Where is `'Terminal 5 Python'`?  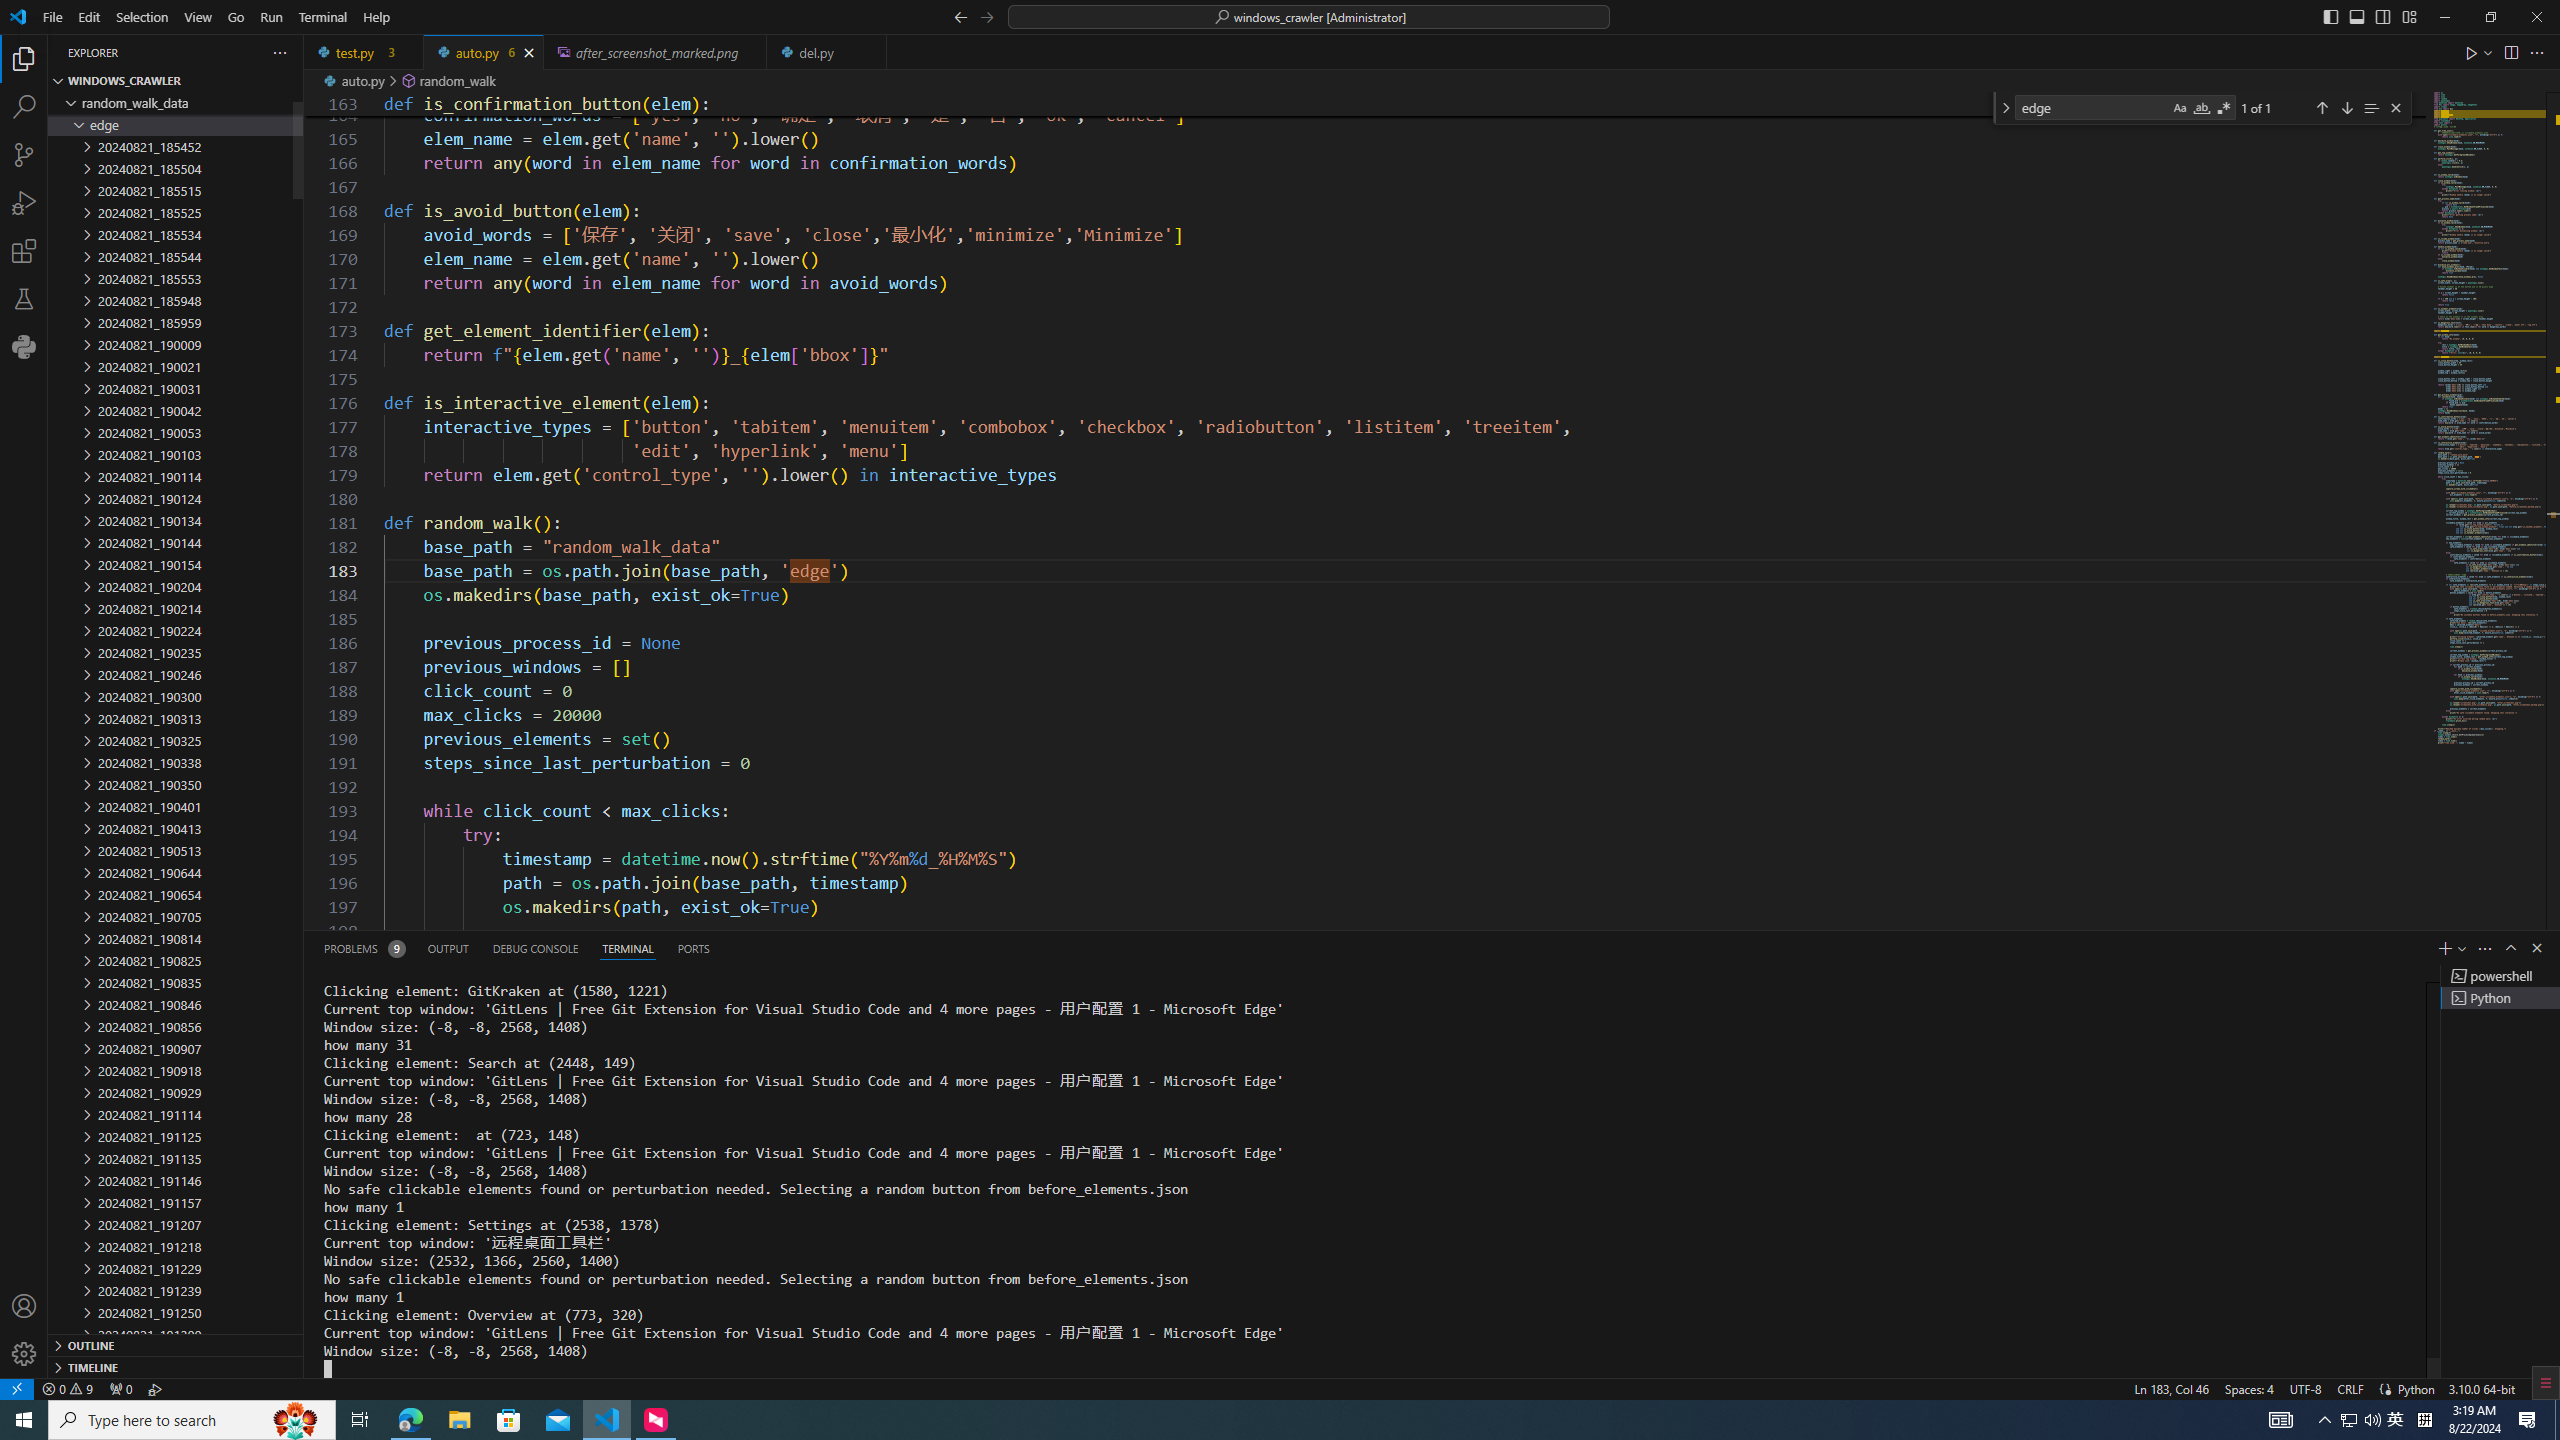
'Terminal 5 Python' is located at coordinates (2500, 996).